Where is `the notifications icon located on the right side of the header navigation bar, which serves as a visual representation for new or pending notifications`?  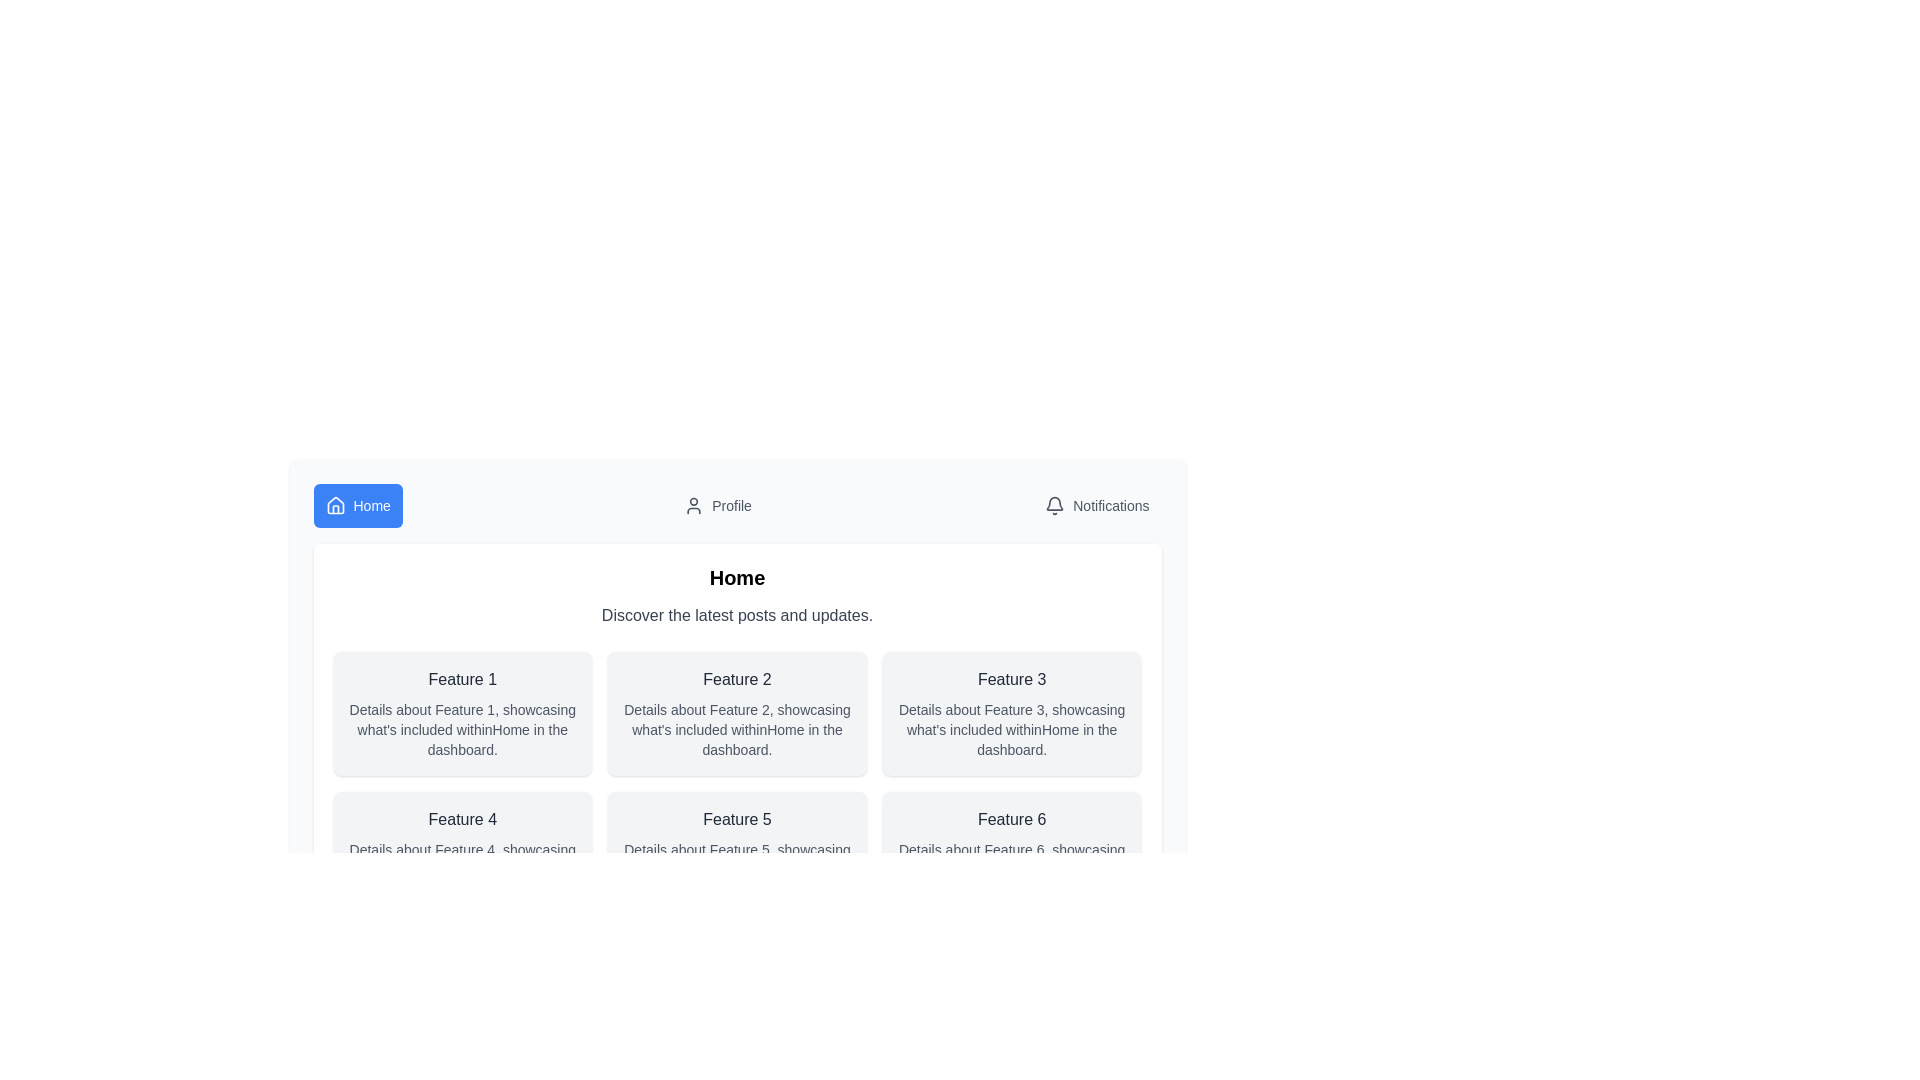
the notifications icon located on the right side of the header navigation bar, which serves as a visual representation for new or pending notifications is located at coordinates (1054, 504).